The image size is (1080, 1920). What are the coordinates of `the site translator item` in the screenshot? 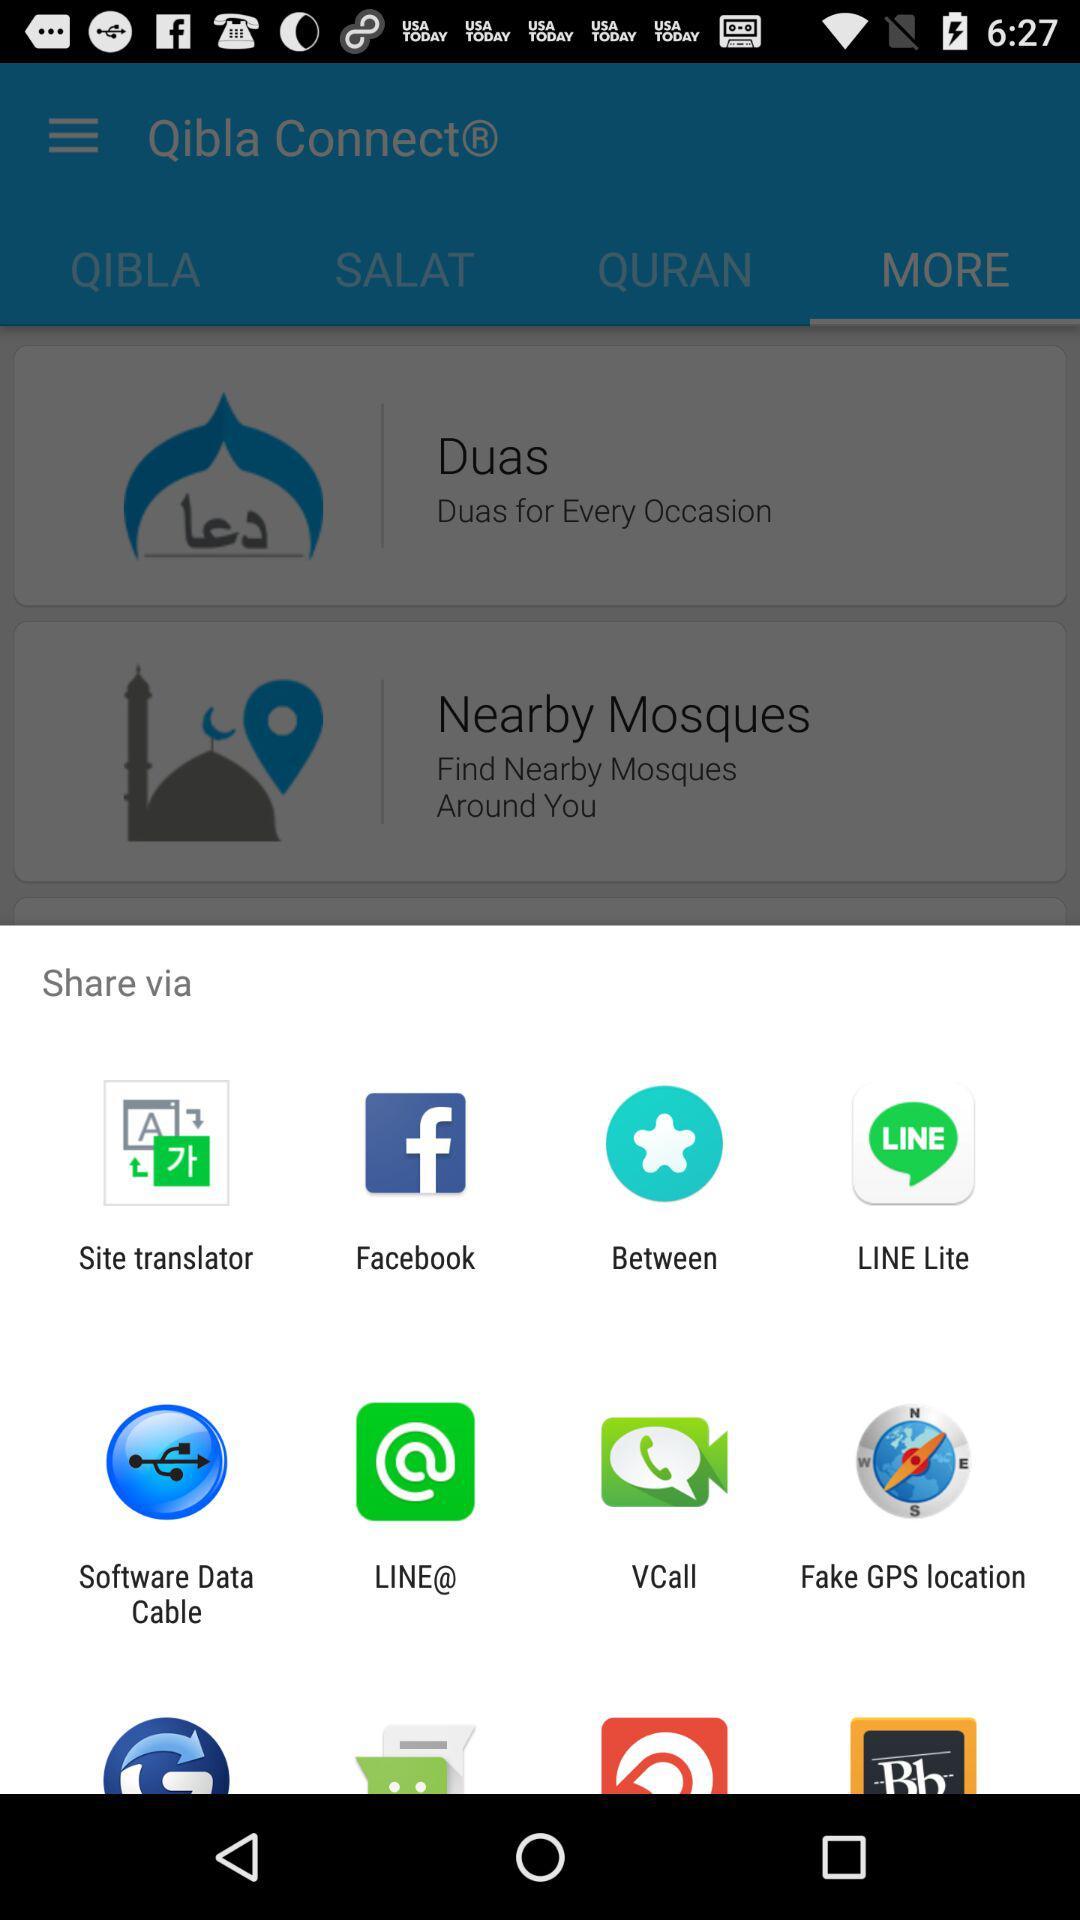 It's located at (165, 1274).